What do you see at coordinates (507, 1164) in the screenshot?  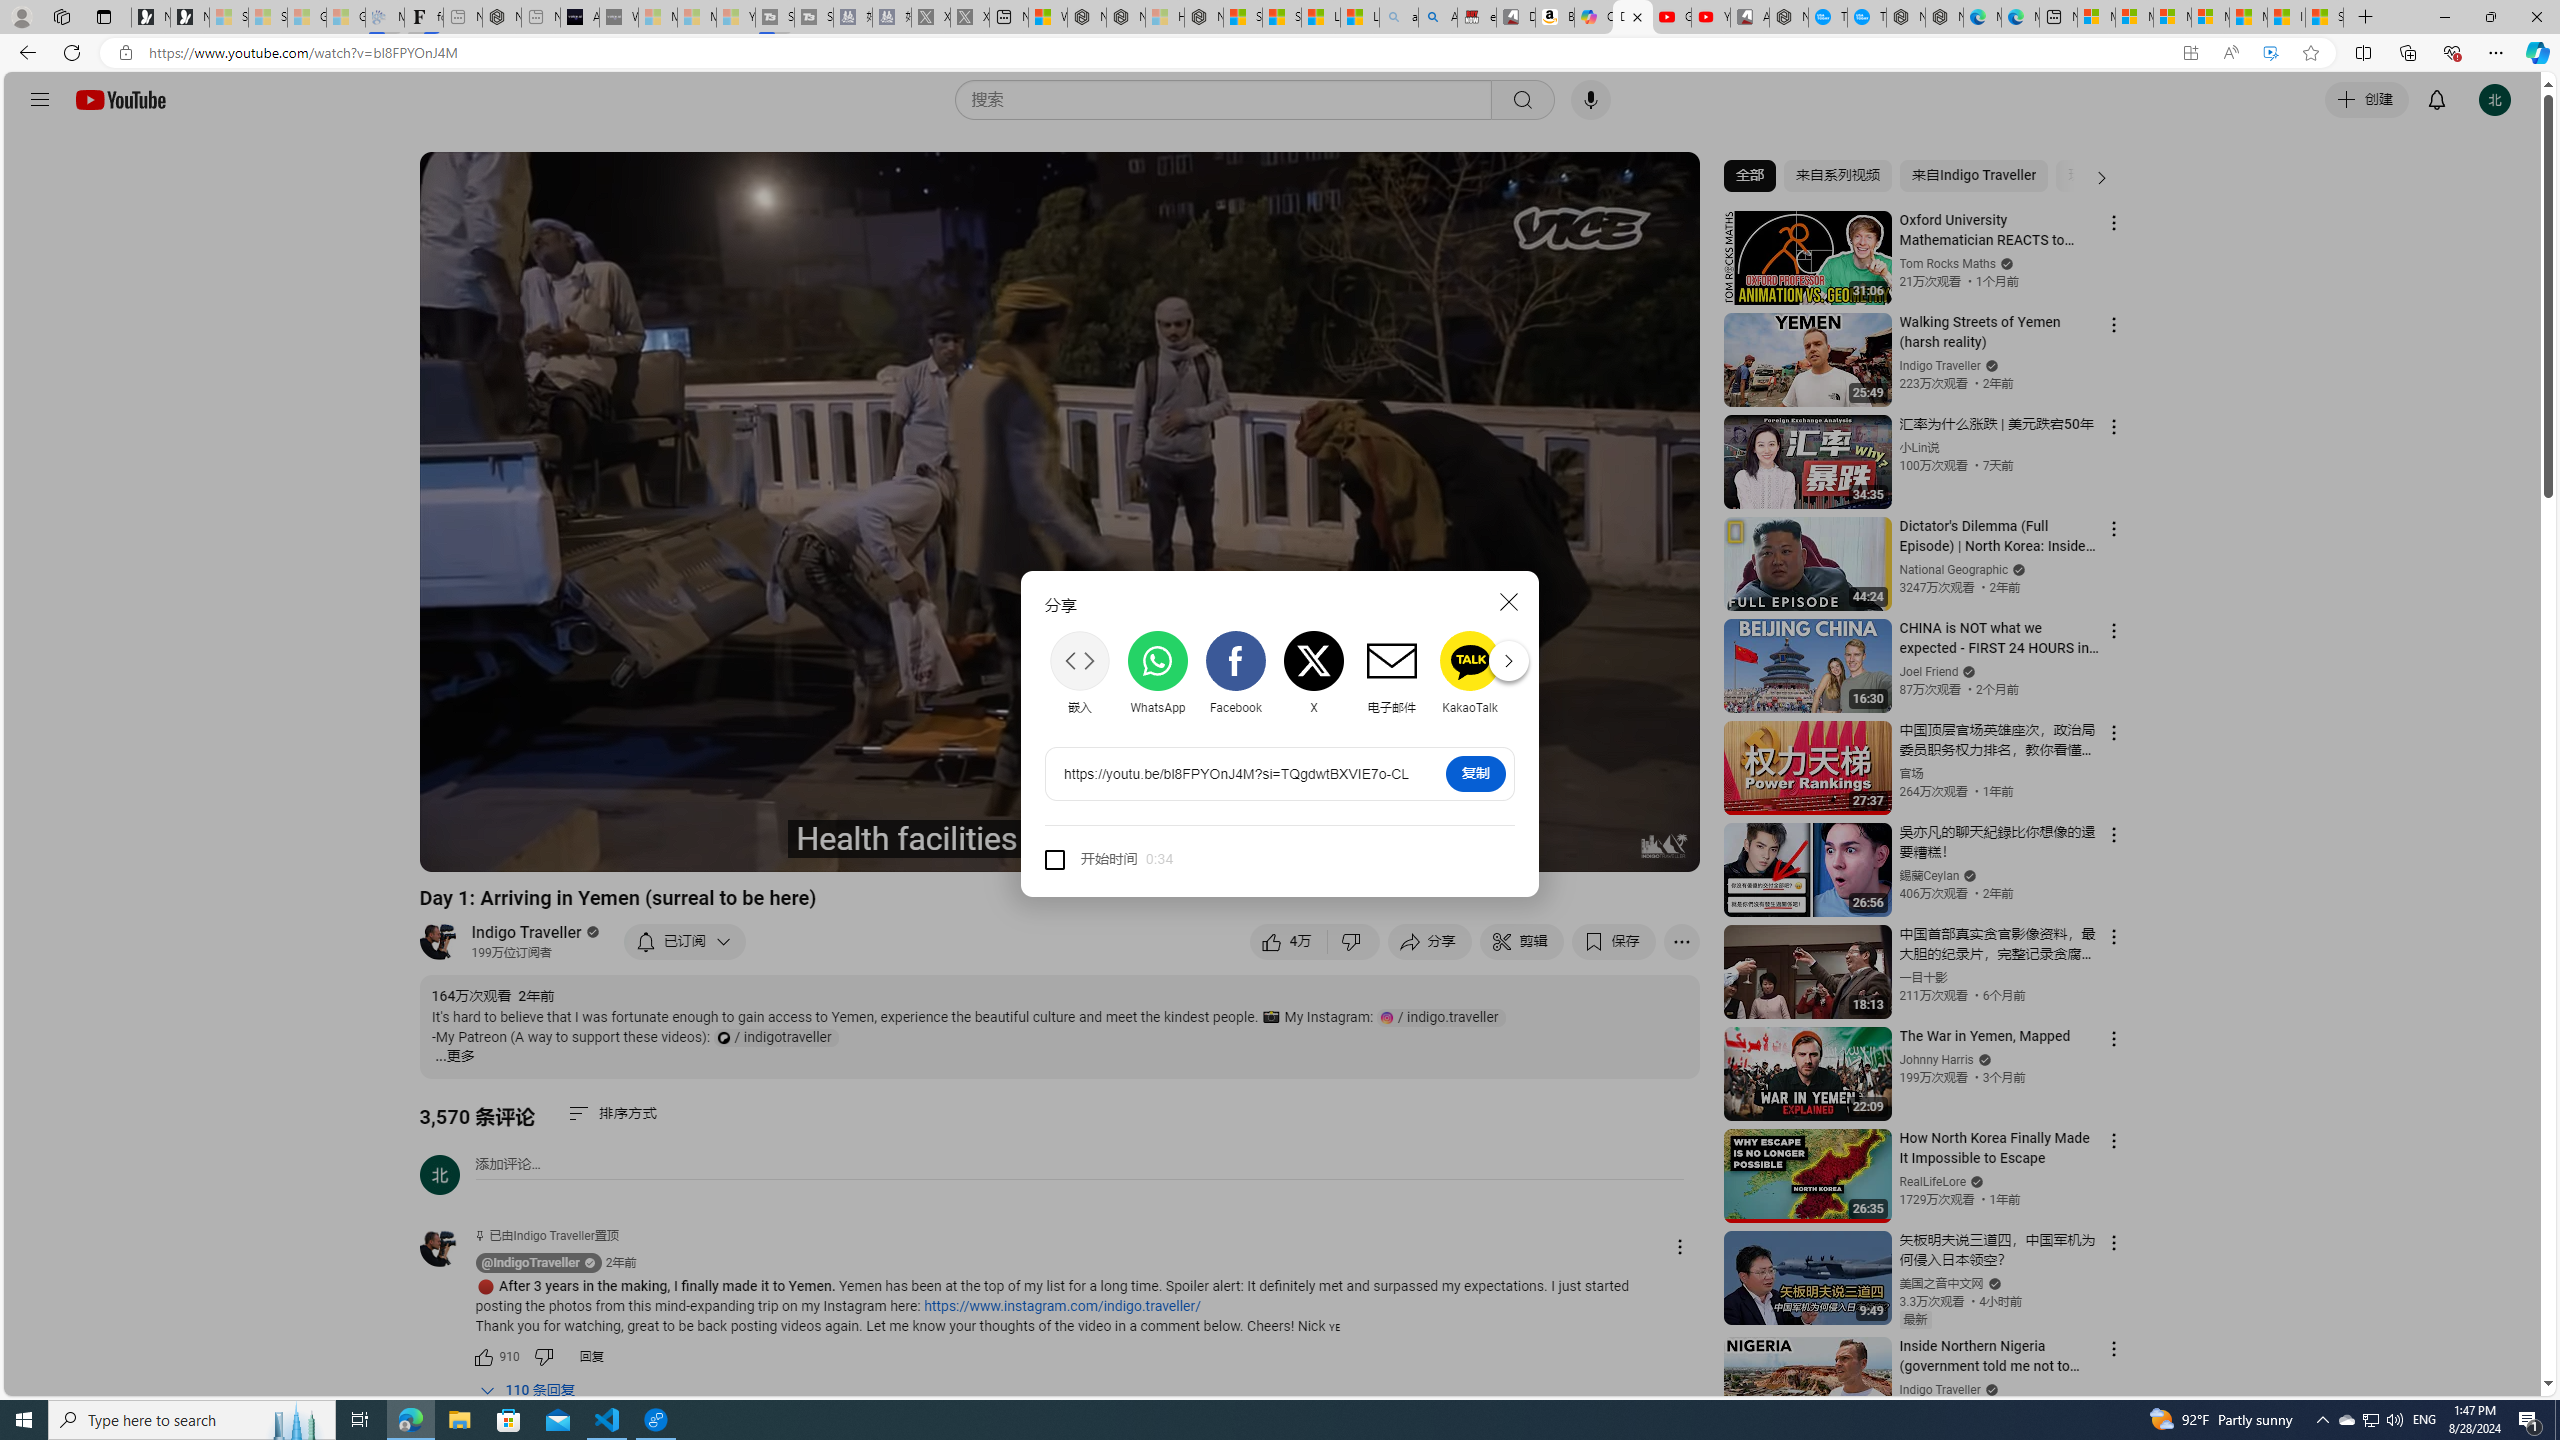 I see `'AutomationID: simplebox-placeholder'` at bounding box center [507, 1164].